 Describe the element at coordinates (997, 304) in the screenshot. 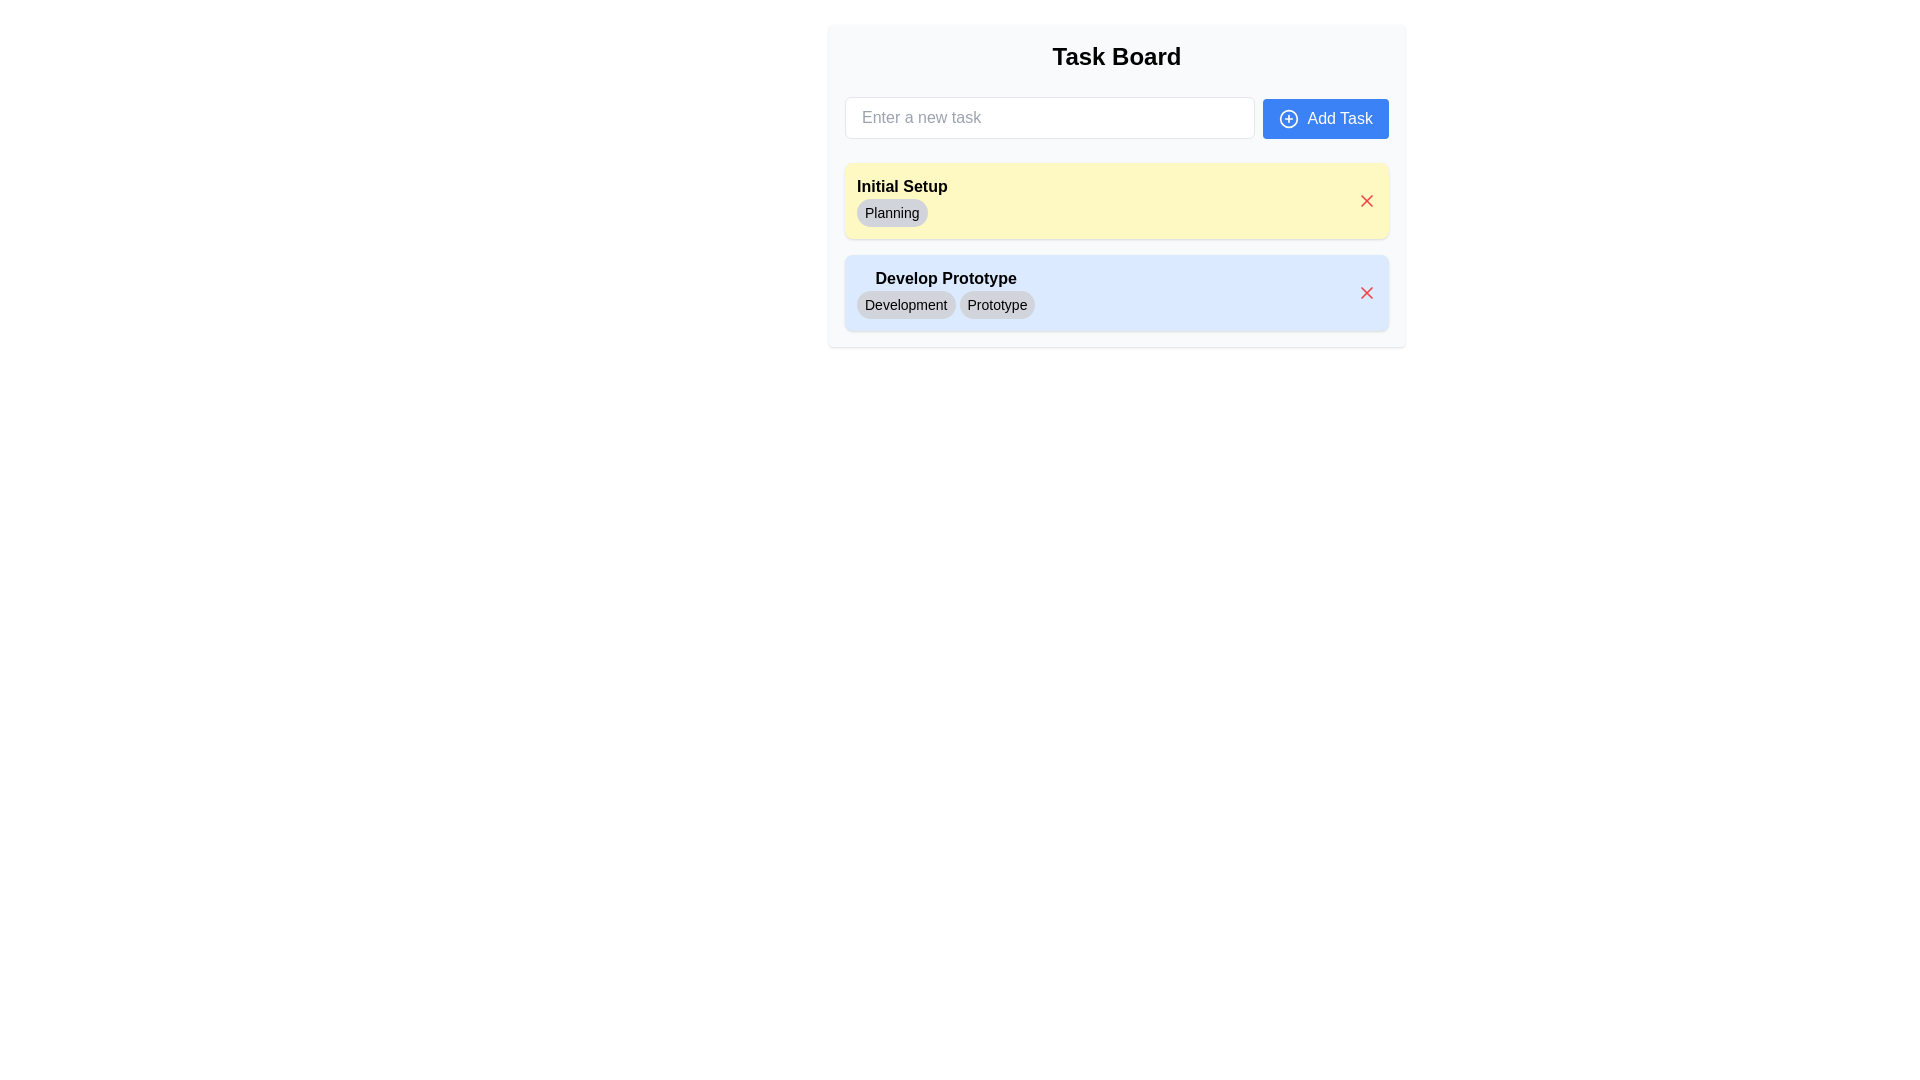

I see `pill-shaped badge labeled 'Prototype' with a light gray background and black text, located in the 'Develop Prototype' section of the task board` at that location.